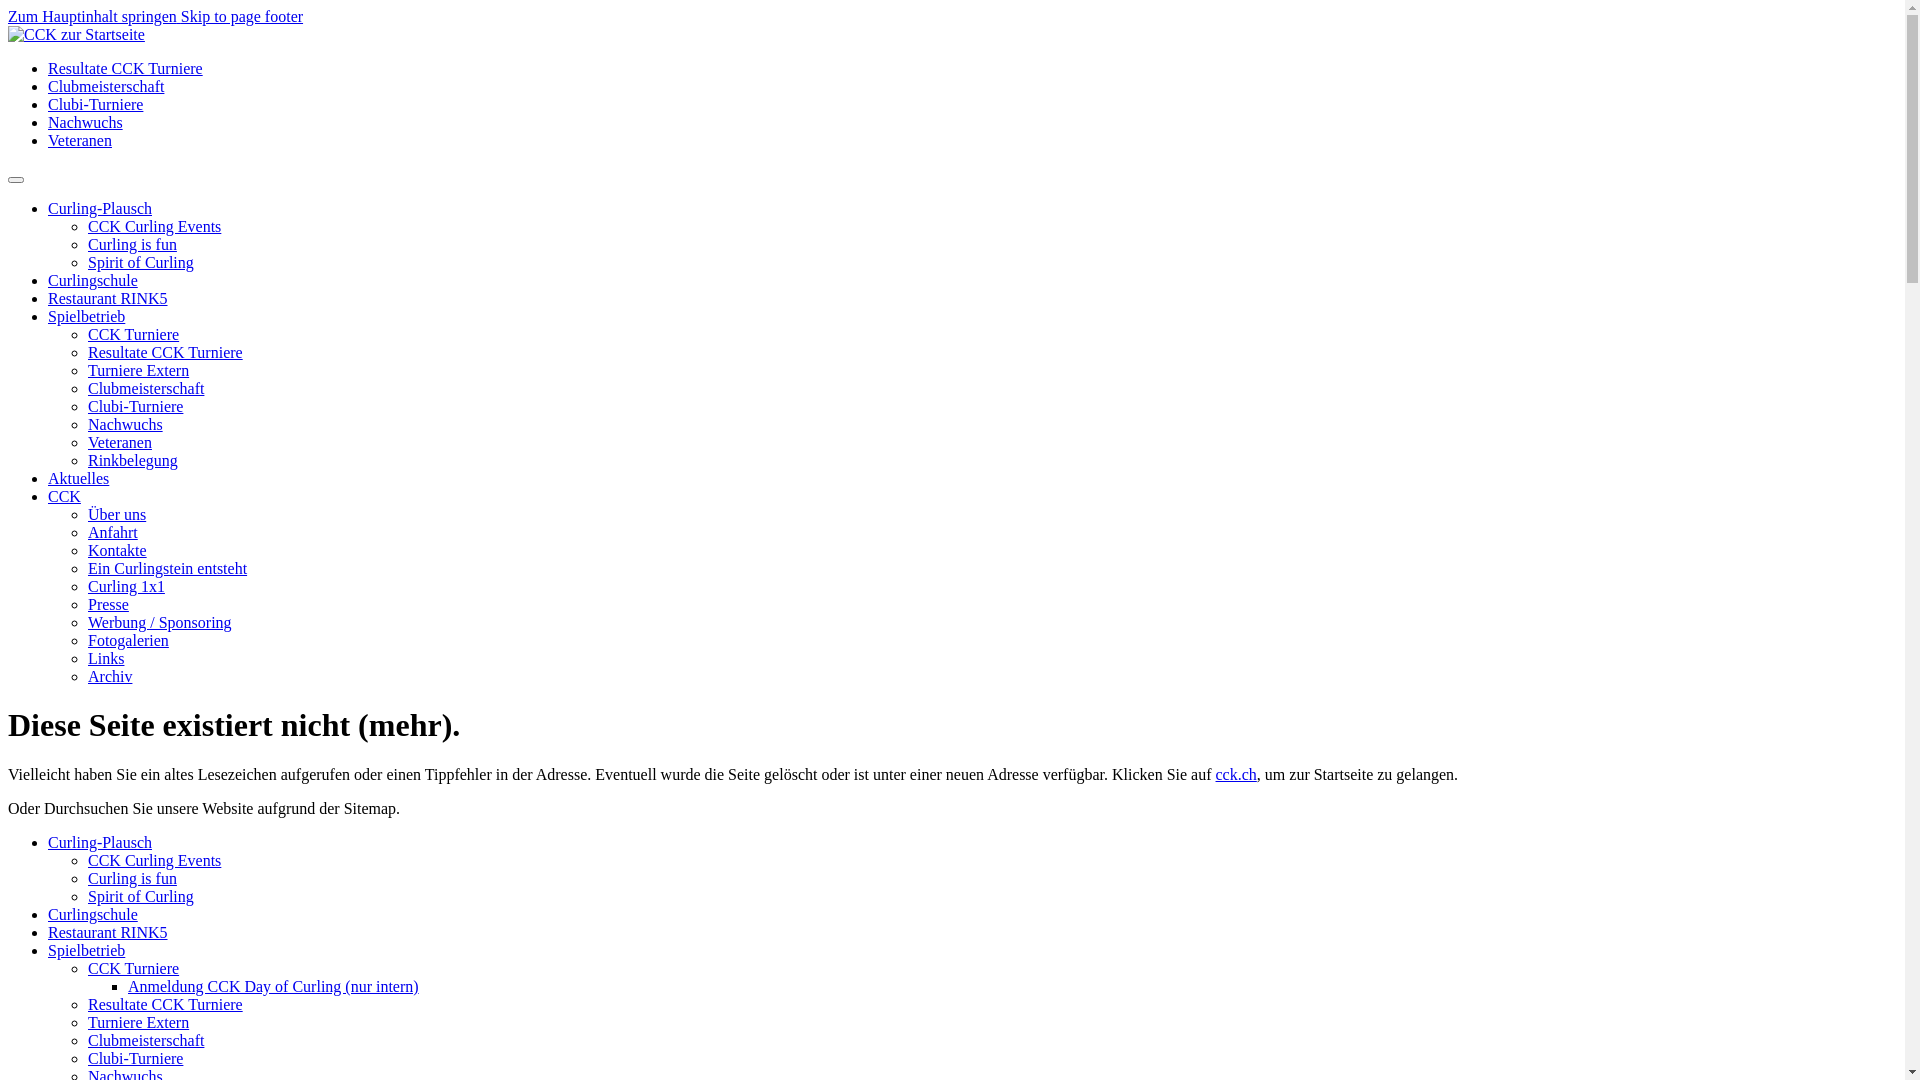 This screenshot has height=1080, width=1920. Describe the element at coordinates (132, 967) in the screenshot. I see `'CCK Turniere'` at that location.